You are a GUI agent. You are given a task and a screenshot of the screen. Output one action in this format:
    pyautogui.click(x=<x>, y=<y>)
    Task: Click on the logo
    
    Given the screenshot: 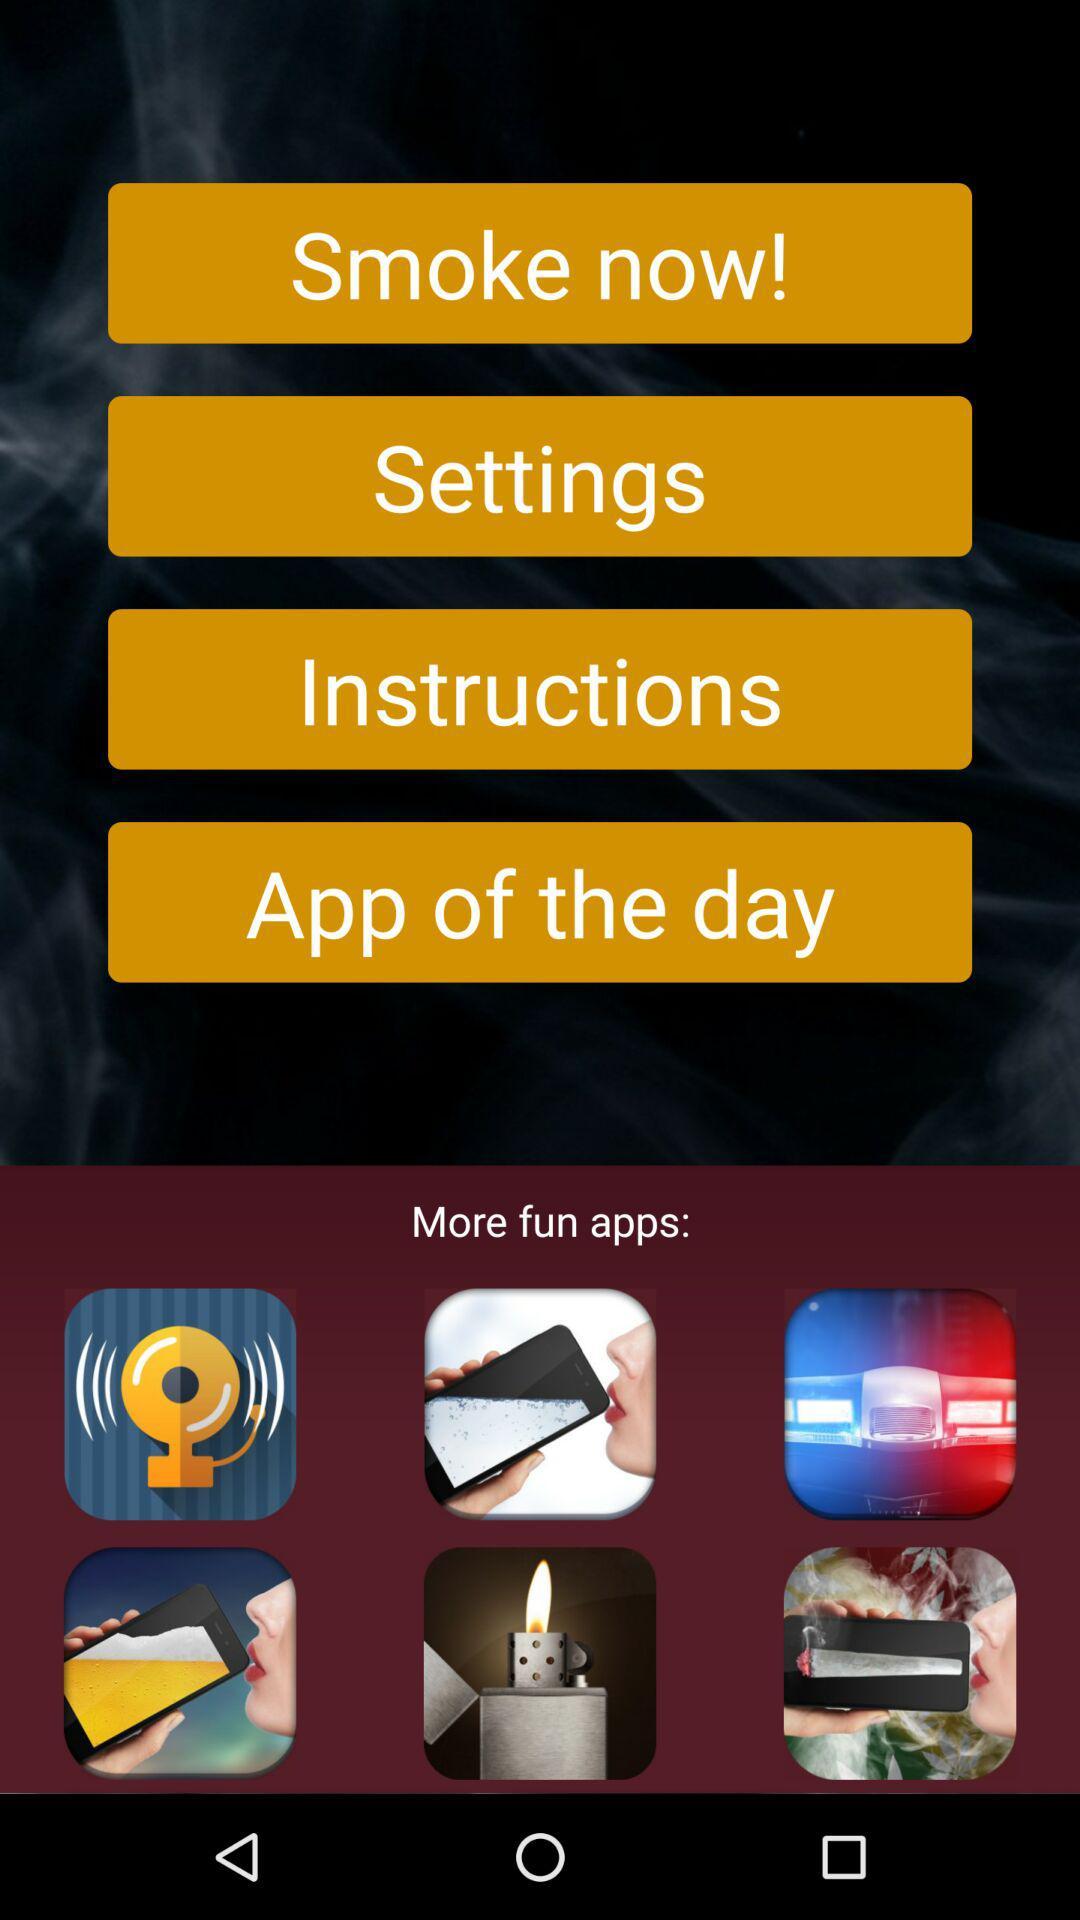 What is the action you would take?
    pyautogui.click(x=898, y=1663)
    